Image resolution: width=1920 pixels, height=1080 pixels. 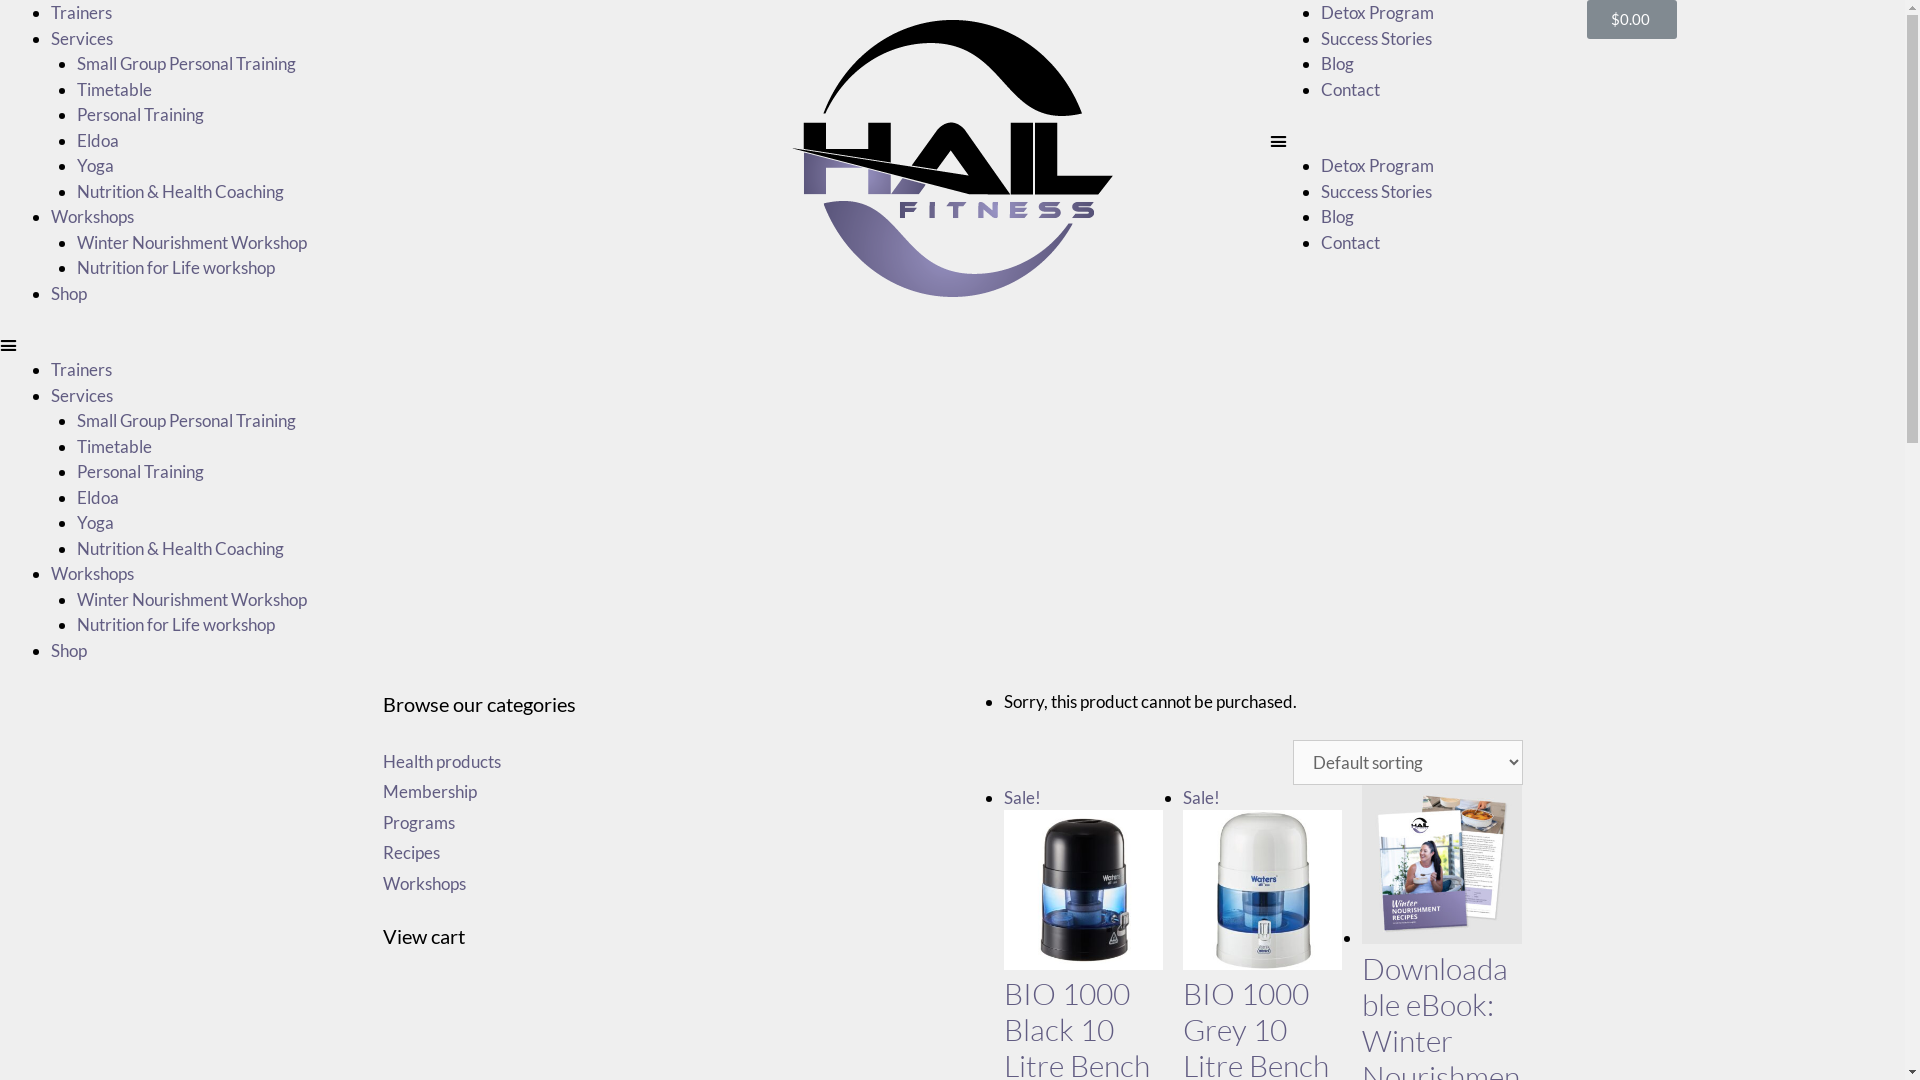 What do you see at coordinates (427, 790) in the screenshot?
I see `'Membership'` at bounding box center [427, 790].